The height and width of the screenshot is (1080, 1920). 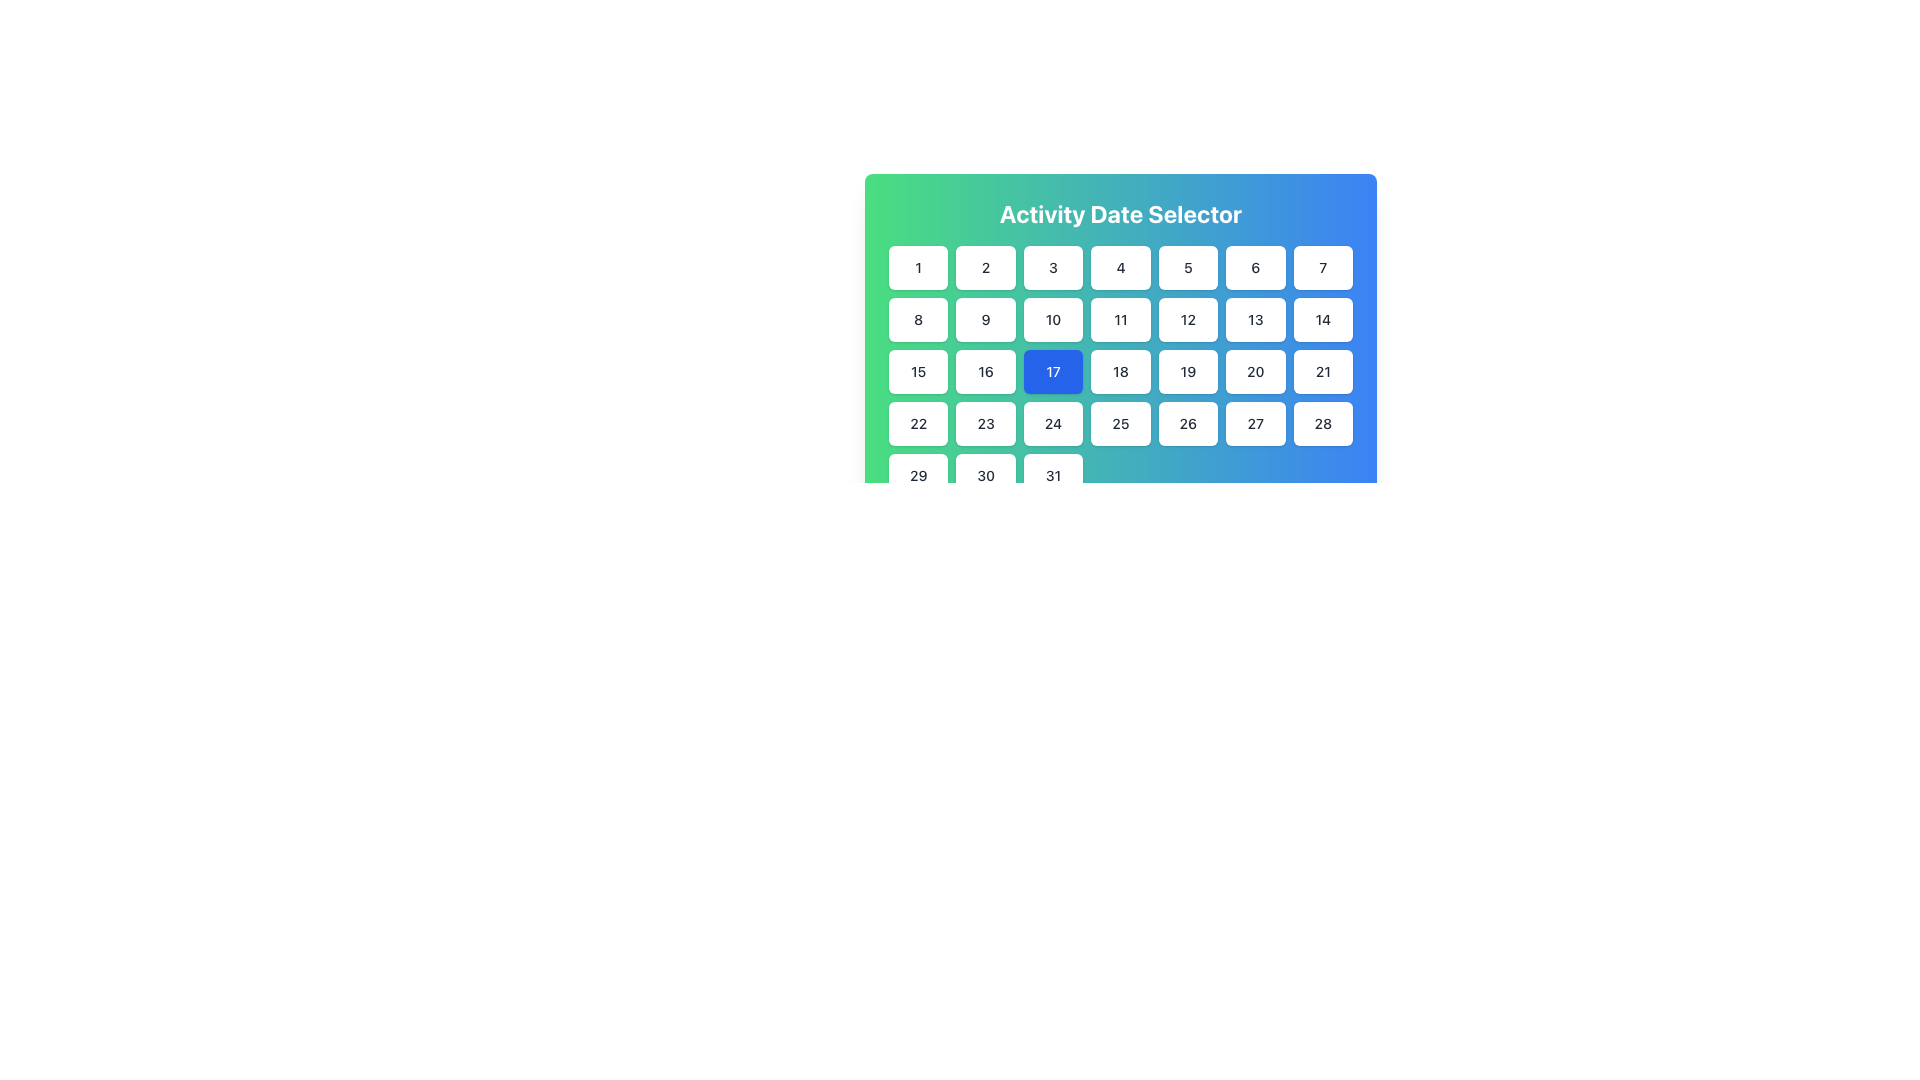 I want to click on the square-shaped button with rounded corners labeled '29', which is located in the bottom-left corner of the grid layout, so click(x=917, y=475).